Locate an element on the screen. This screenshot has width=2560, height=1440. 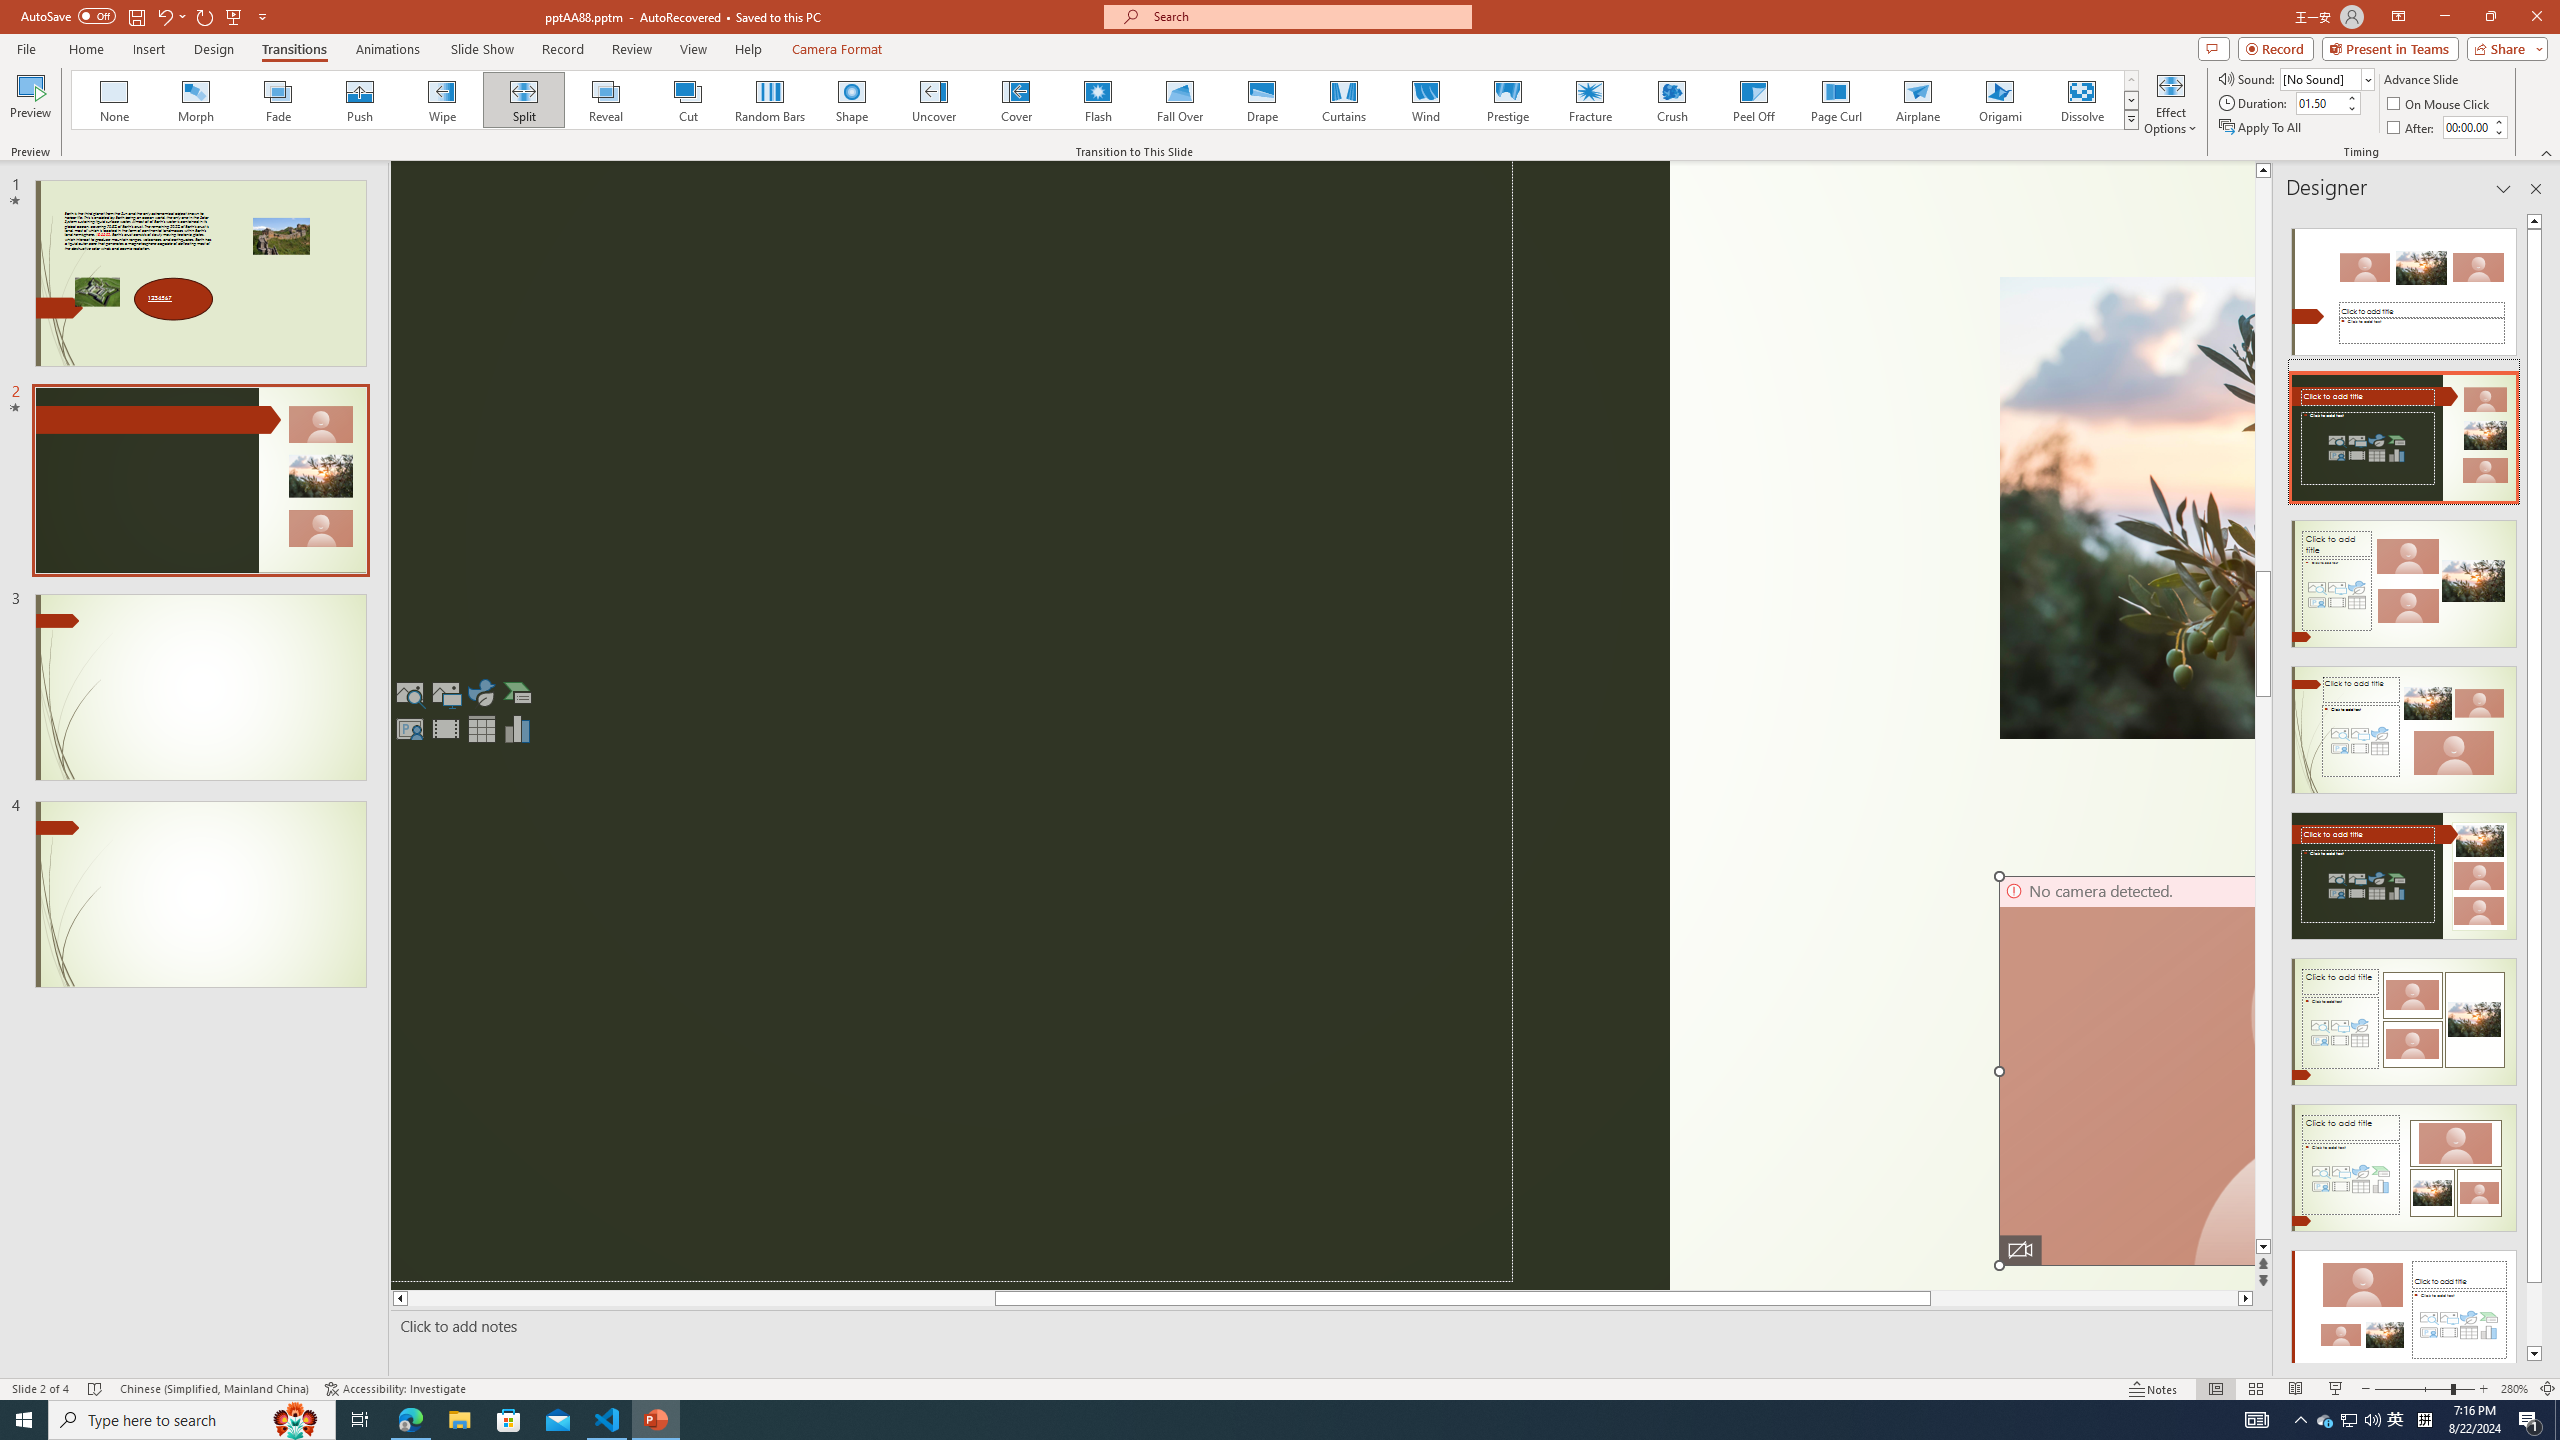
'Dissolve' is located at coordinates (2080, 99).